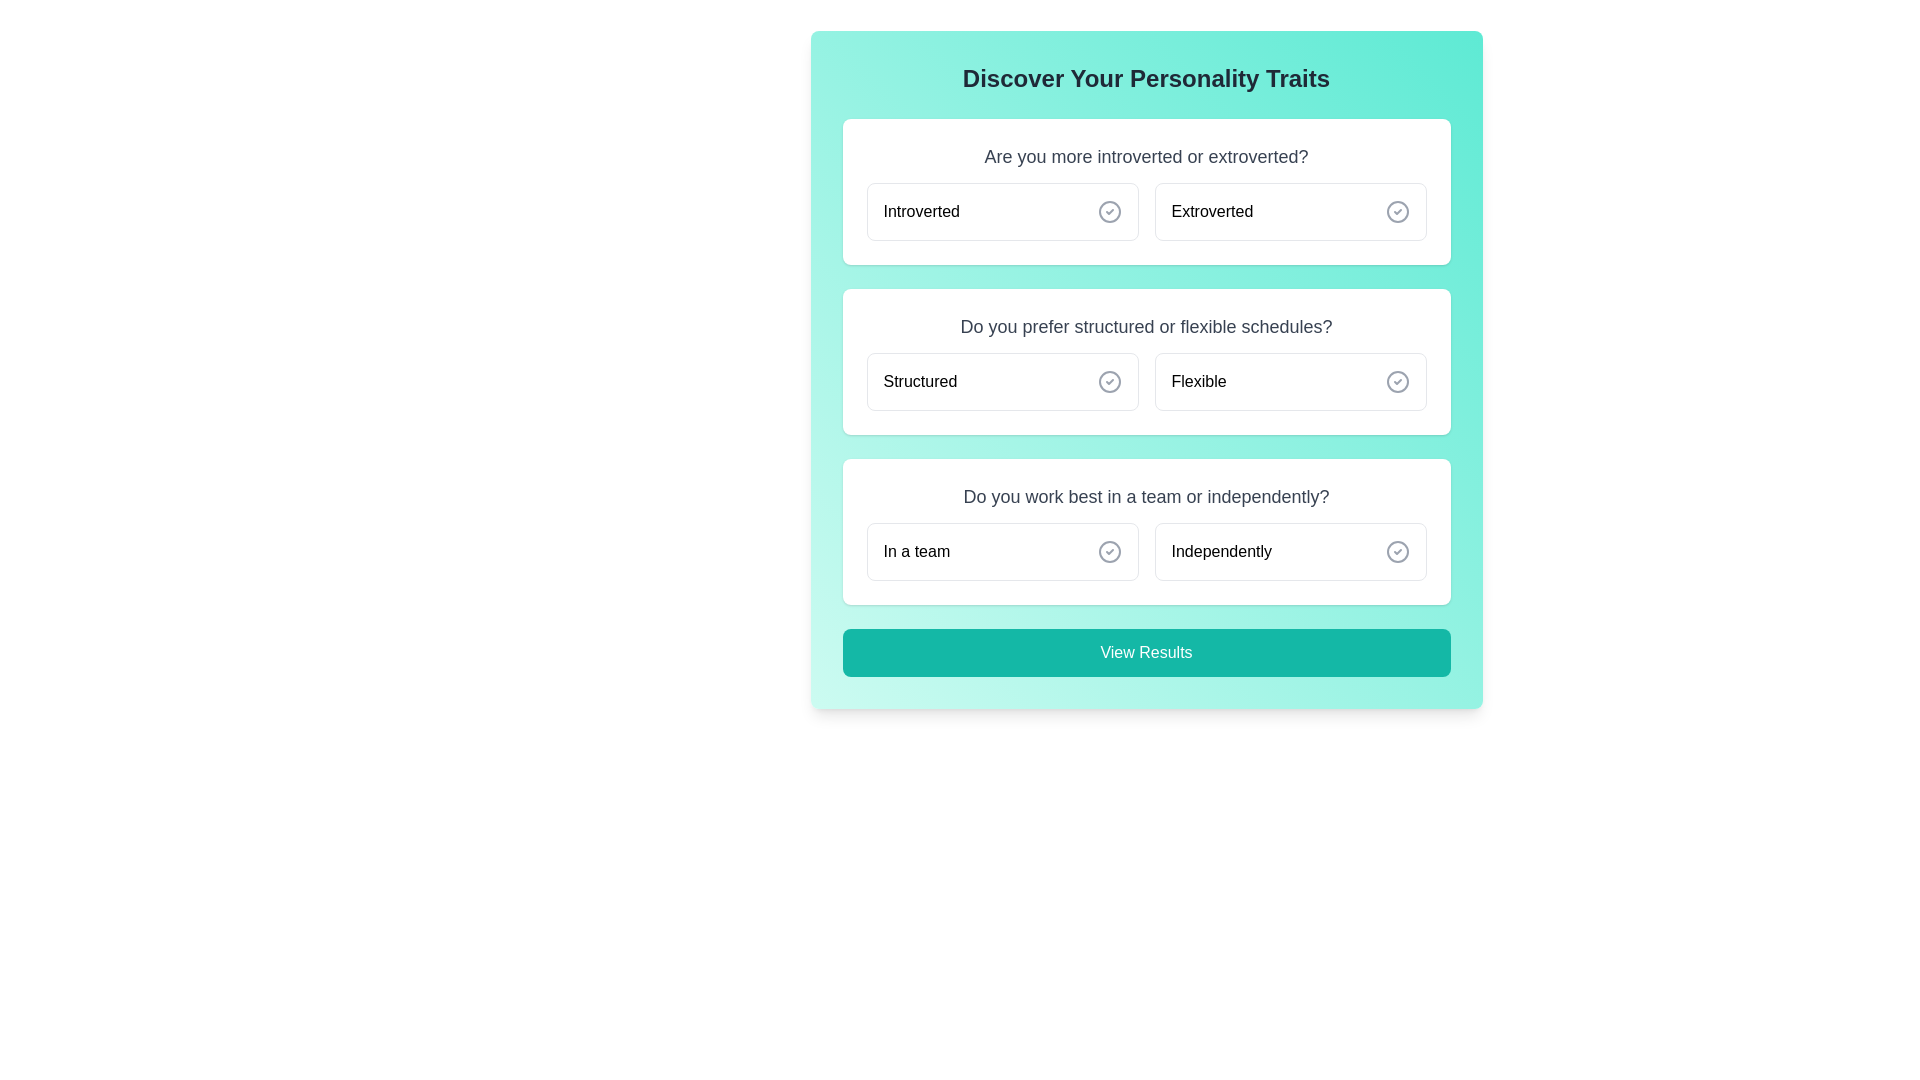 The width and height of the screenshot is (1920, 1080). What do you see at coordinates (1108, 212) in the screenshot?
I see `the checkbox` at bounding box center [1108, 212].